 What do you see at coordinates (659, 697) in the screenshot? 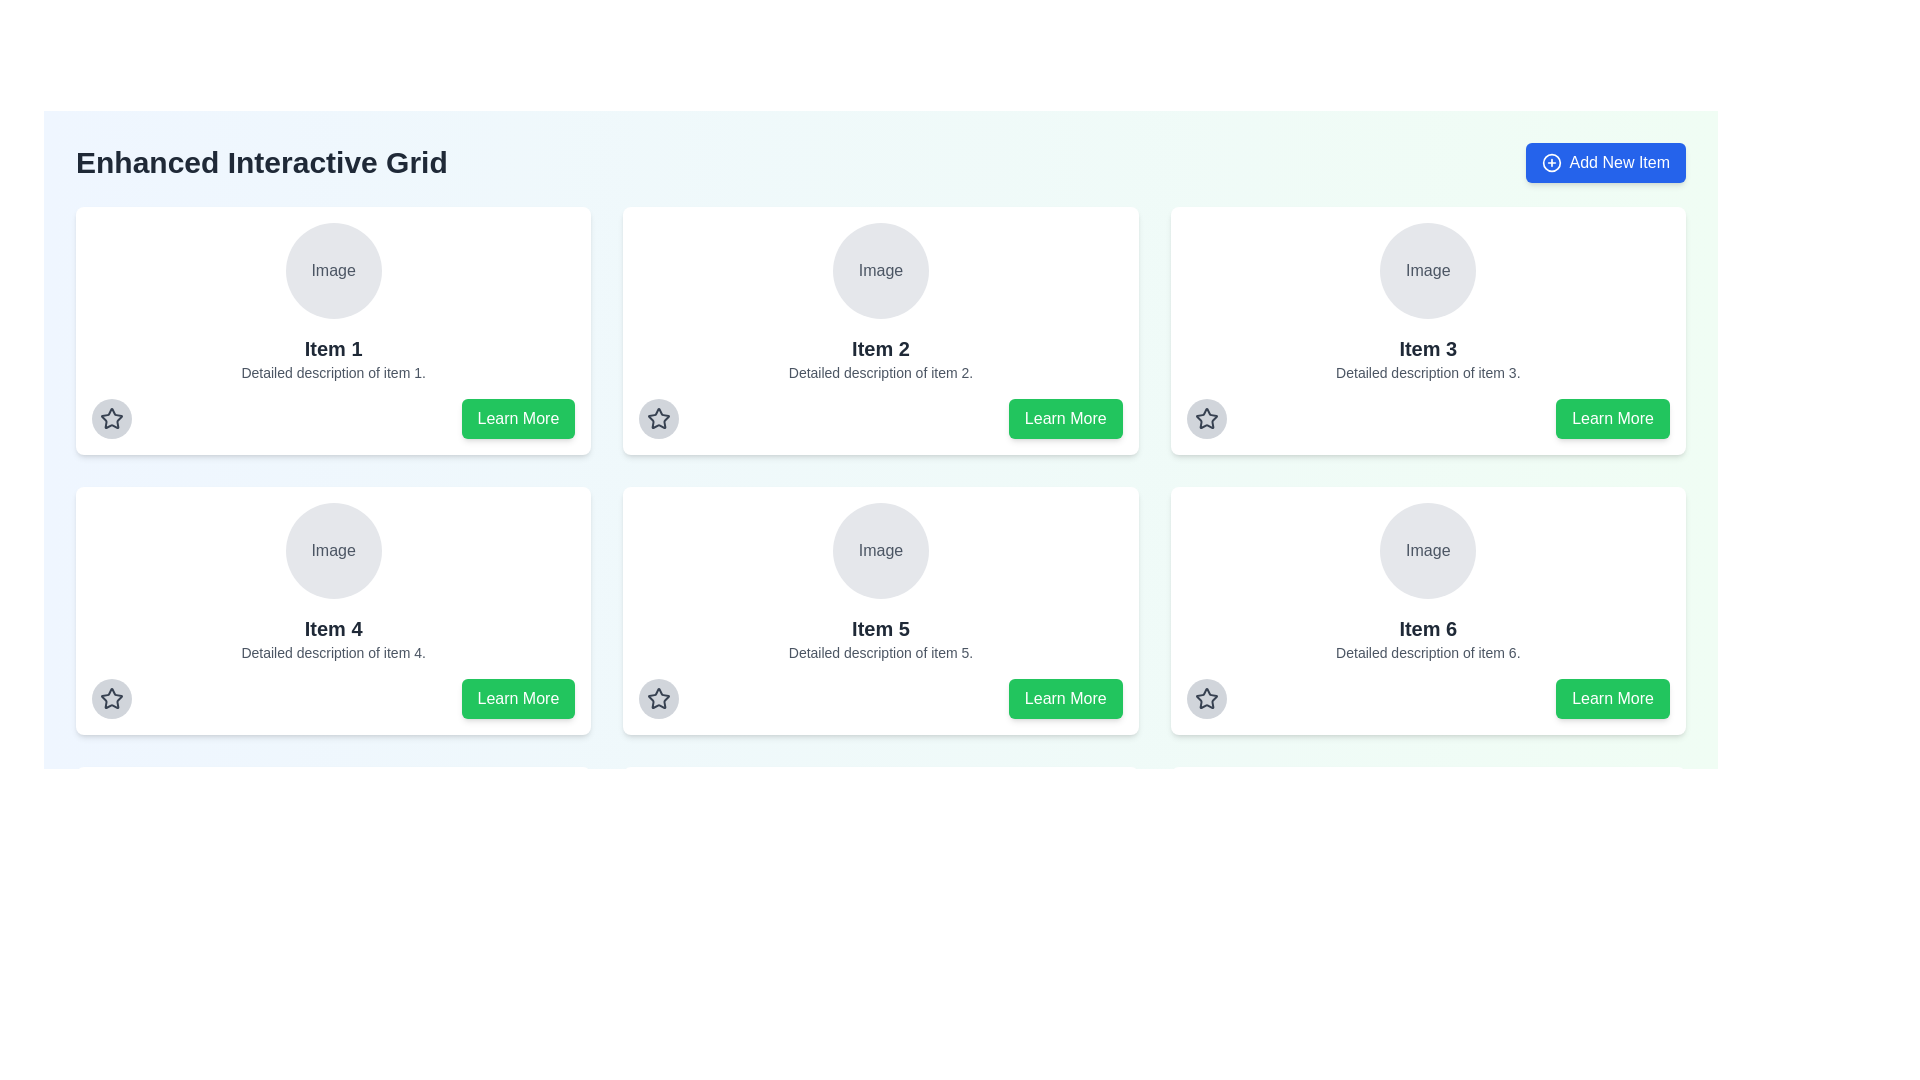
I see `the gray five-pointed star icon with a hollow center located in the bottom-left corner of the card labeled 'Item 5'` at bounding box center [659, 697].